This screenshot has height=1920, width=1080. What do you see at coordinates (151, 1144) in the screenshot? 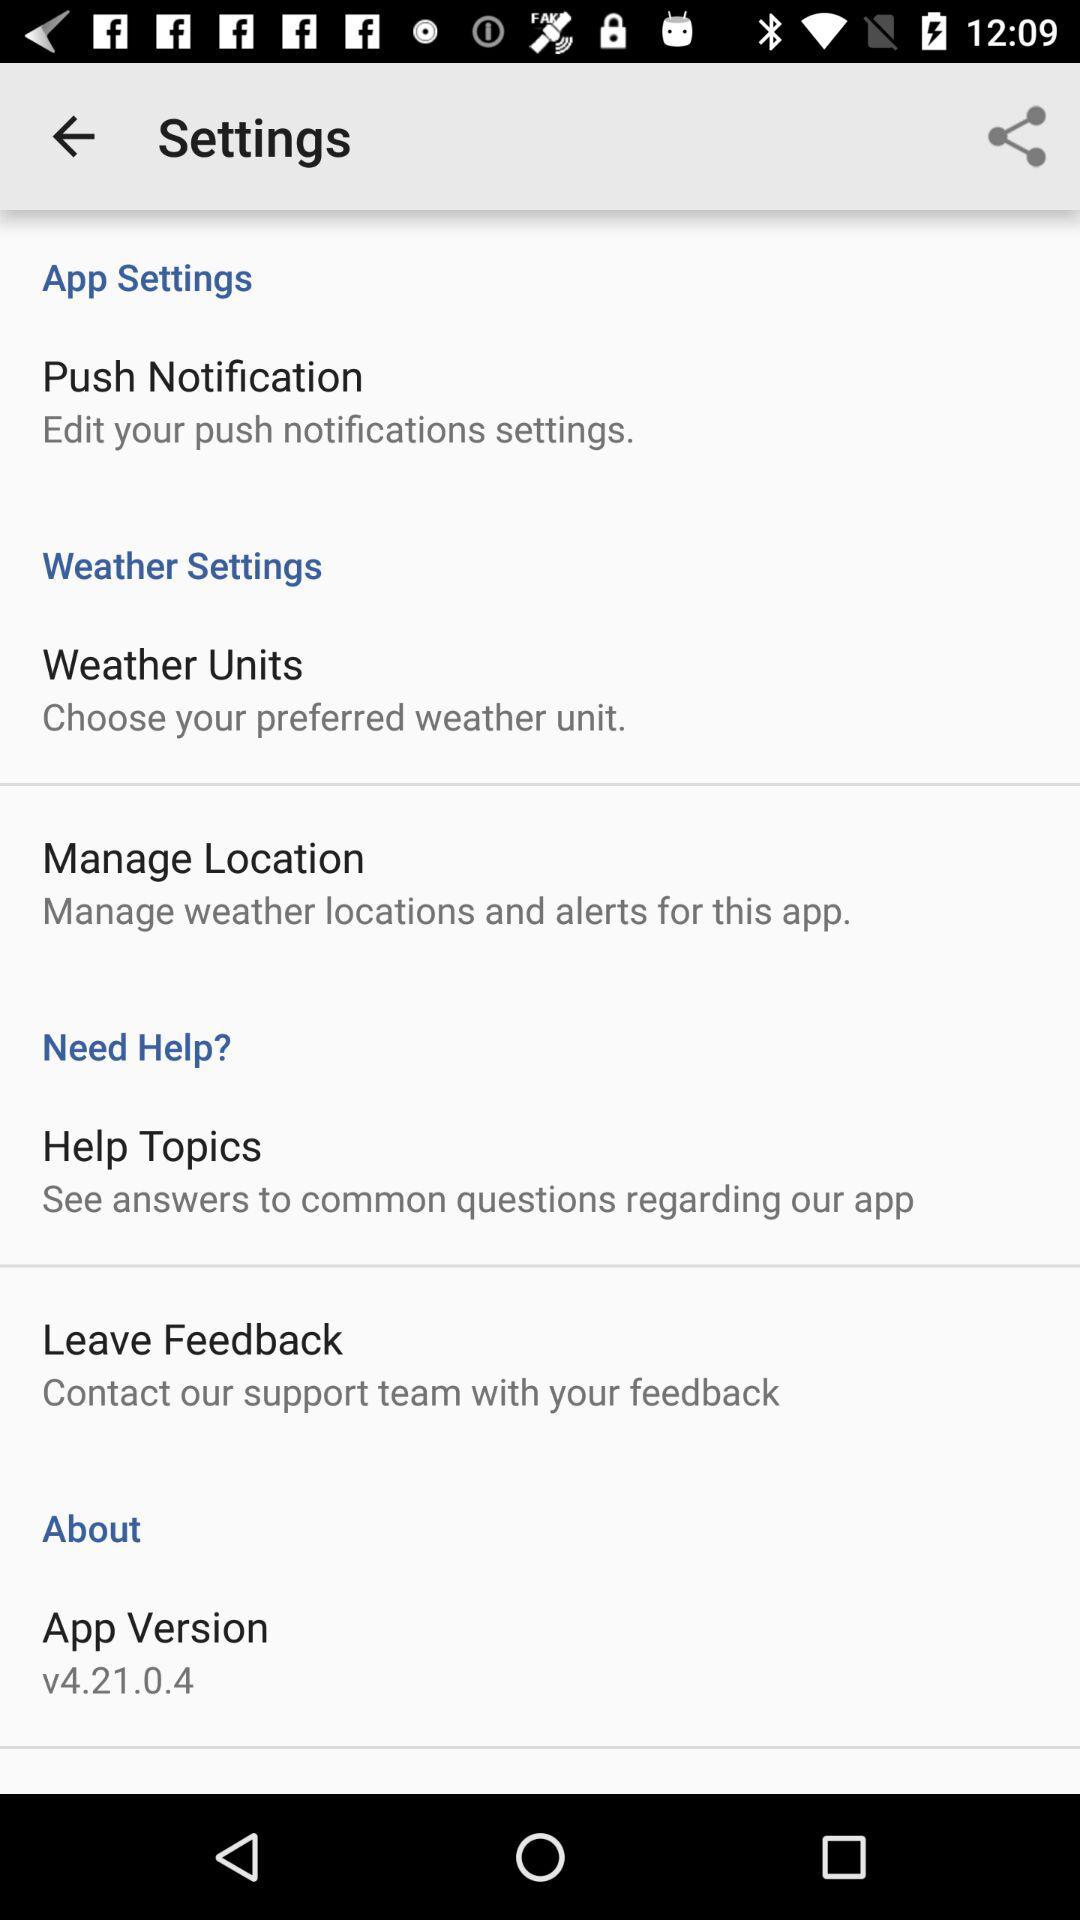
I see `the icon above the see answers to` at bounding box center [151, 1144].